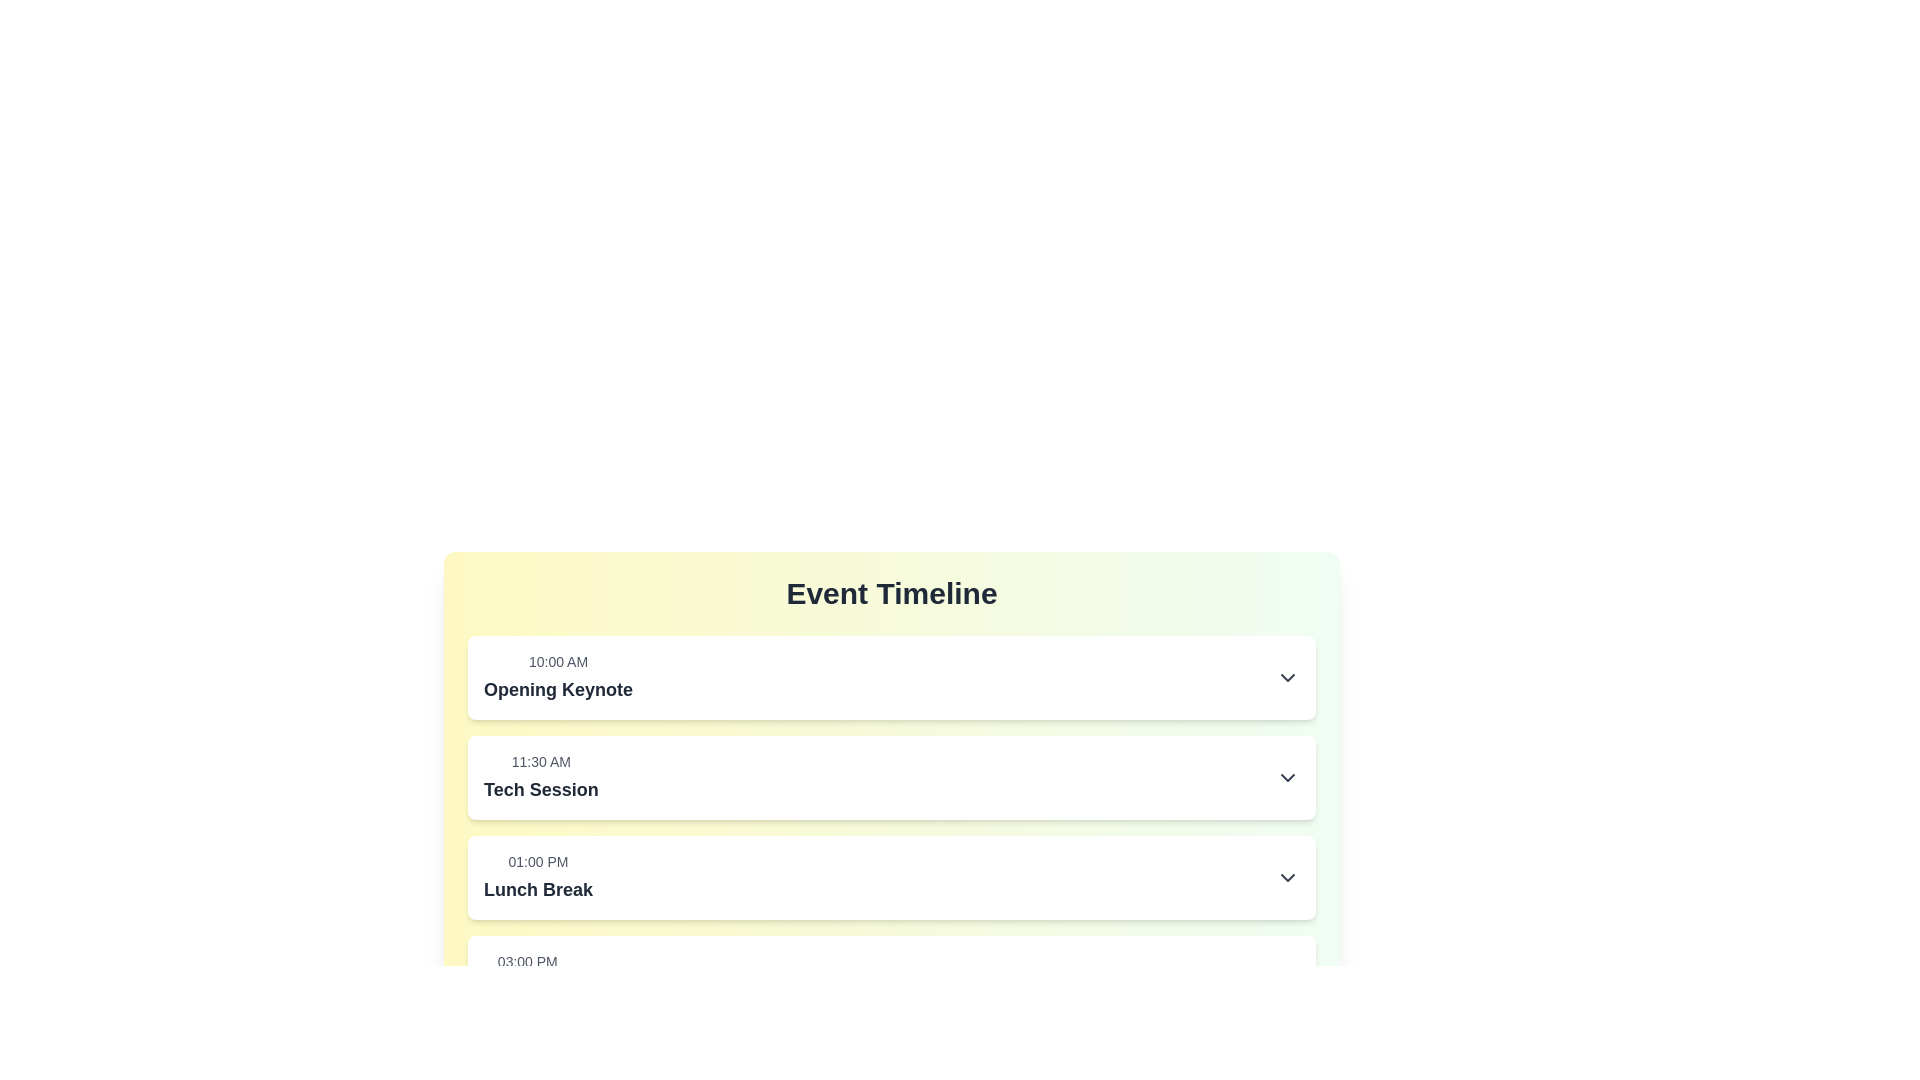 The height and width of the screenshot is (1080, 1920). I want to click on the scheduled time label for the 'Tech Session' event, located in the top-left corner of its entry box, just above the title 'Tech Session', so click(541, 762).